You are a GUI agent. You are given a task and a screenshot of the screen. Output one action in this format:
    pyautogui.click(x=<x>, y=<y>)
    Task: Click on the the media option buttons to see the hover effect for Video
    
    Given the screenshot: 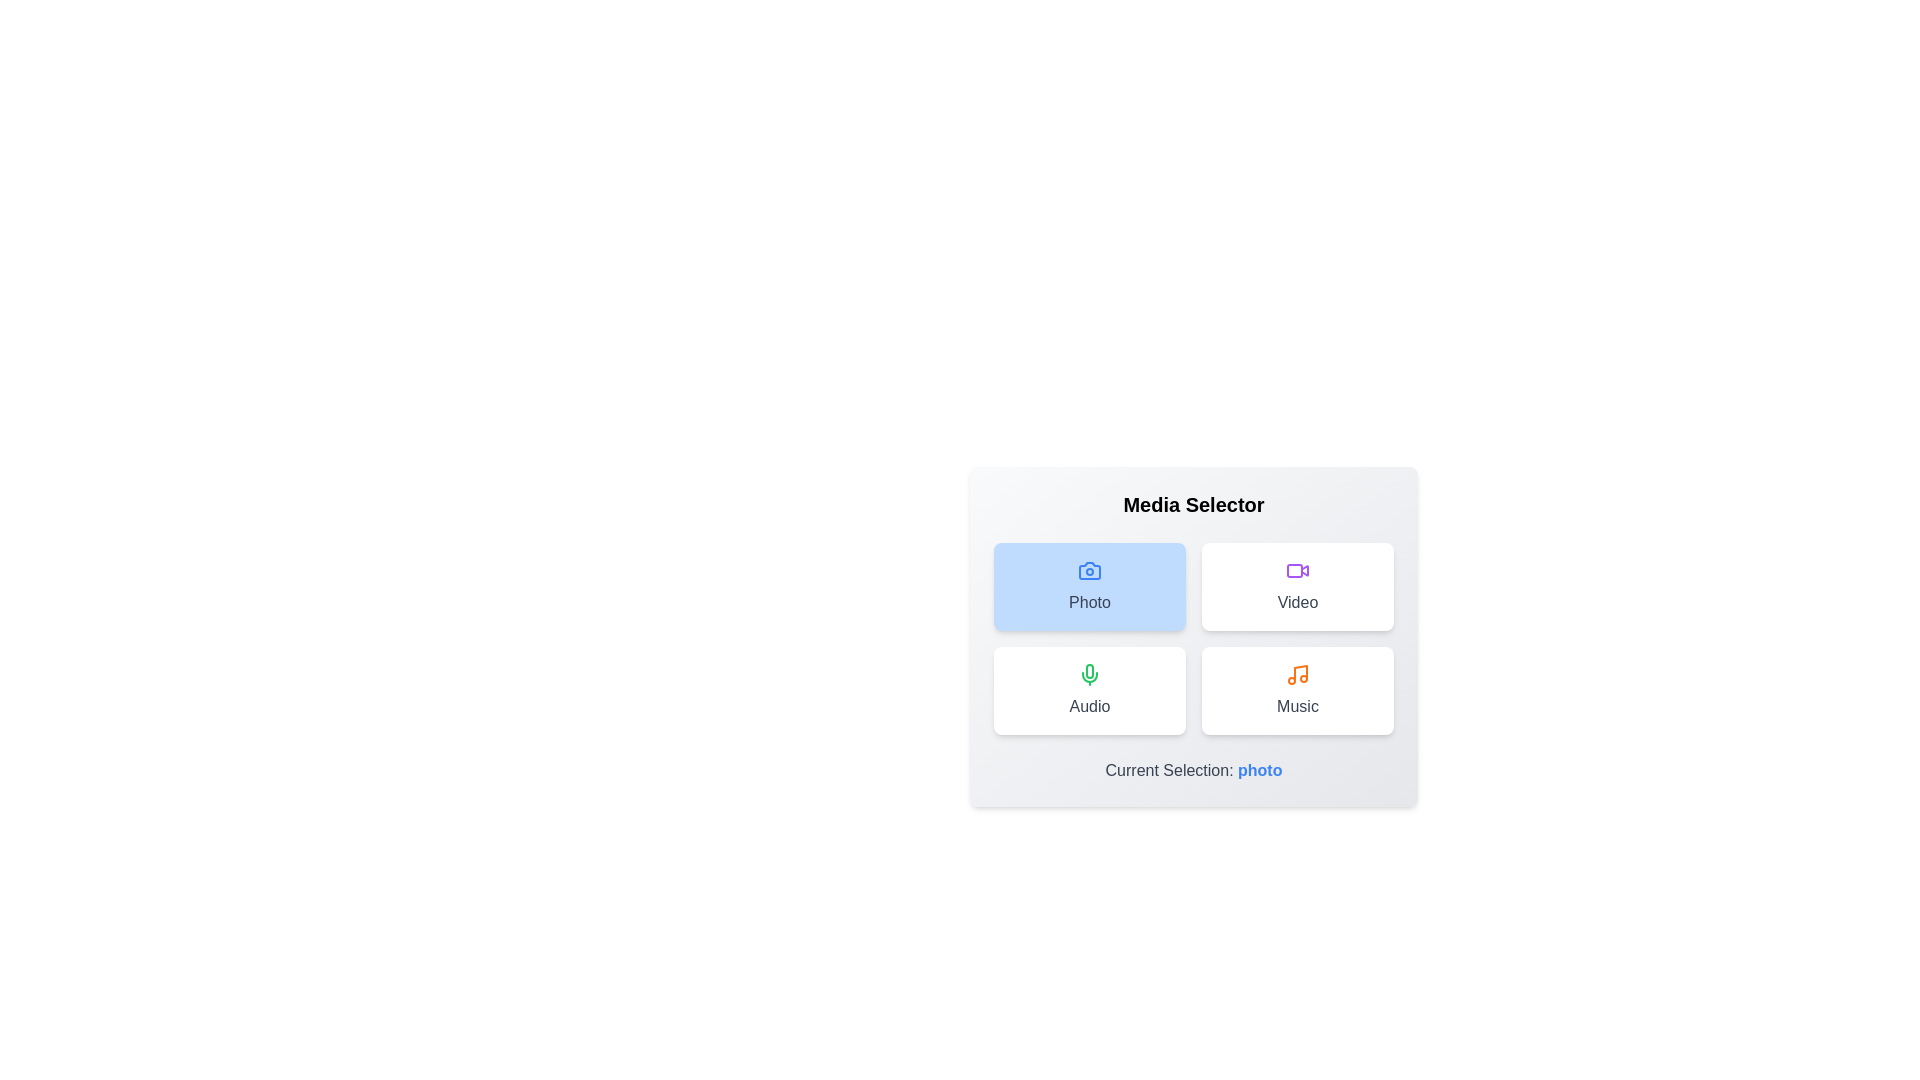 What is the action you would take?
    pyautogui.click(x=1297, y=585)
    